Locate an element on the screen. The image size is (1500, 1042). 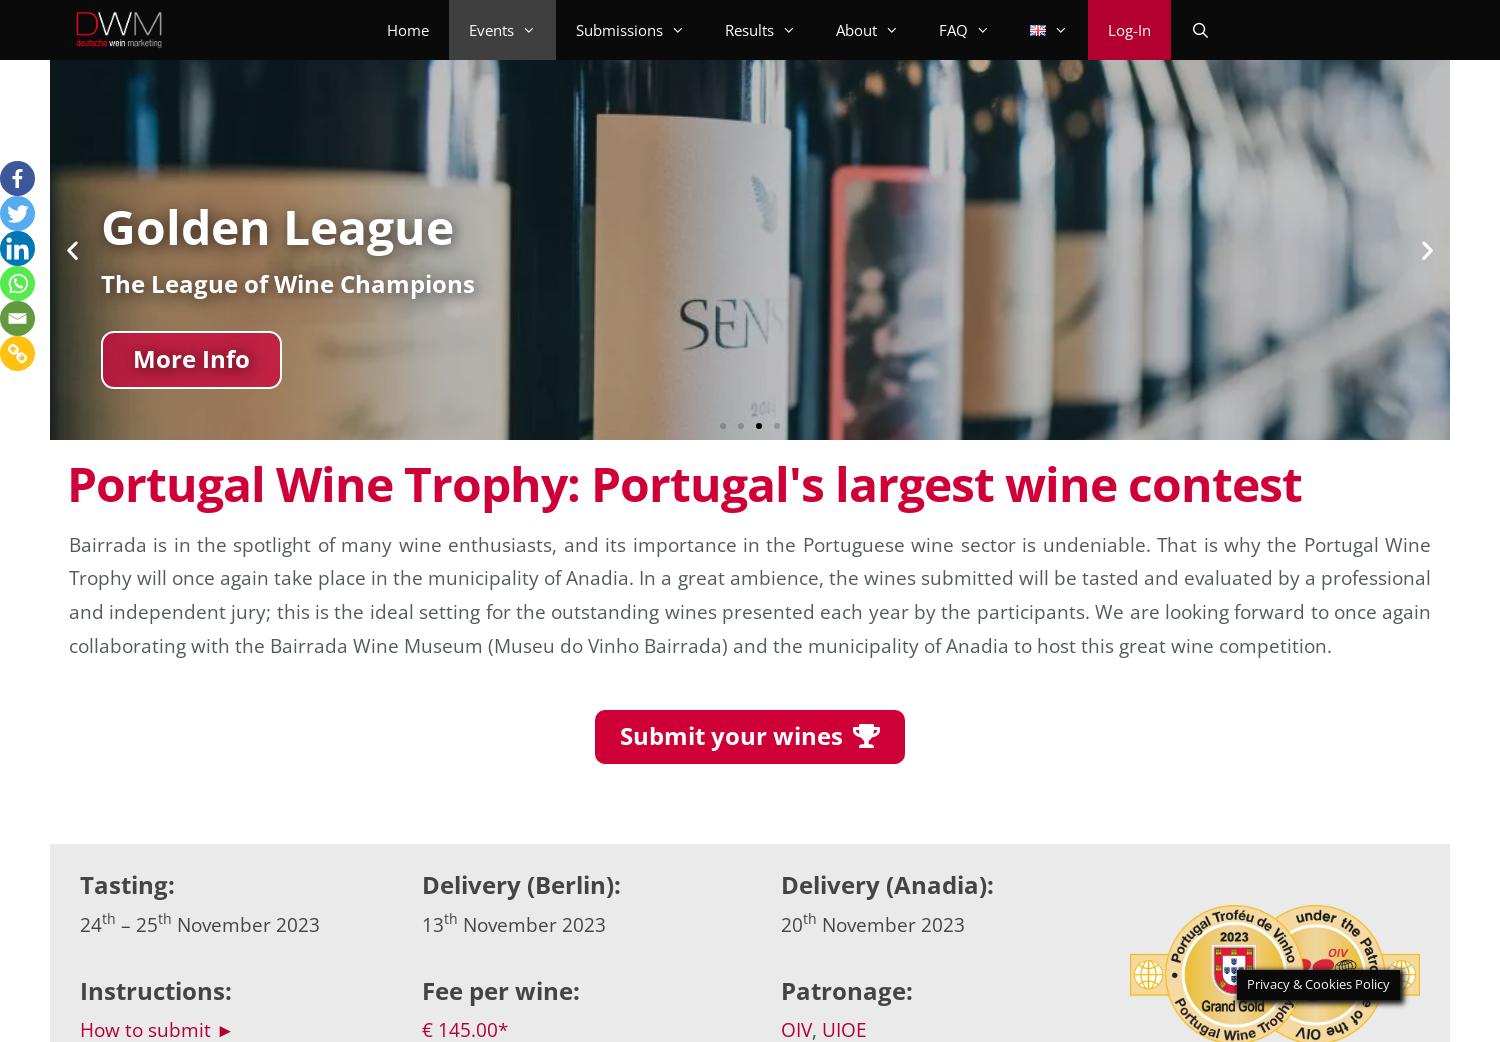
'Delivery (Berlin):' is located at coordinates (521, 883).